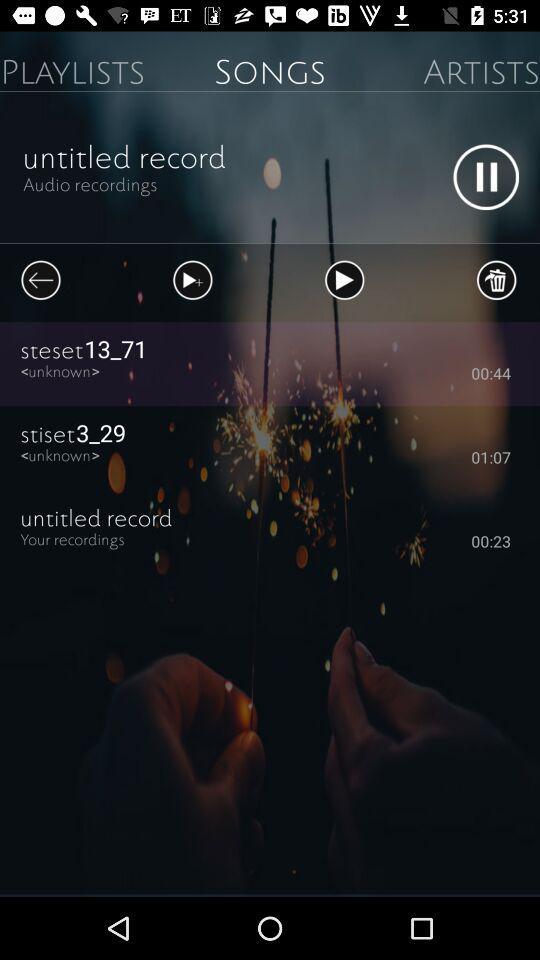  What do you see at coordinates (485, 176) in the screenshot?
I see `pause/play the sound file` at bounding box center [485, 176].